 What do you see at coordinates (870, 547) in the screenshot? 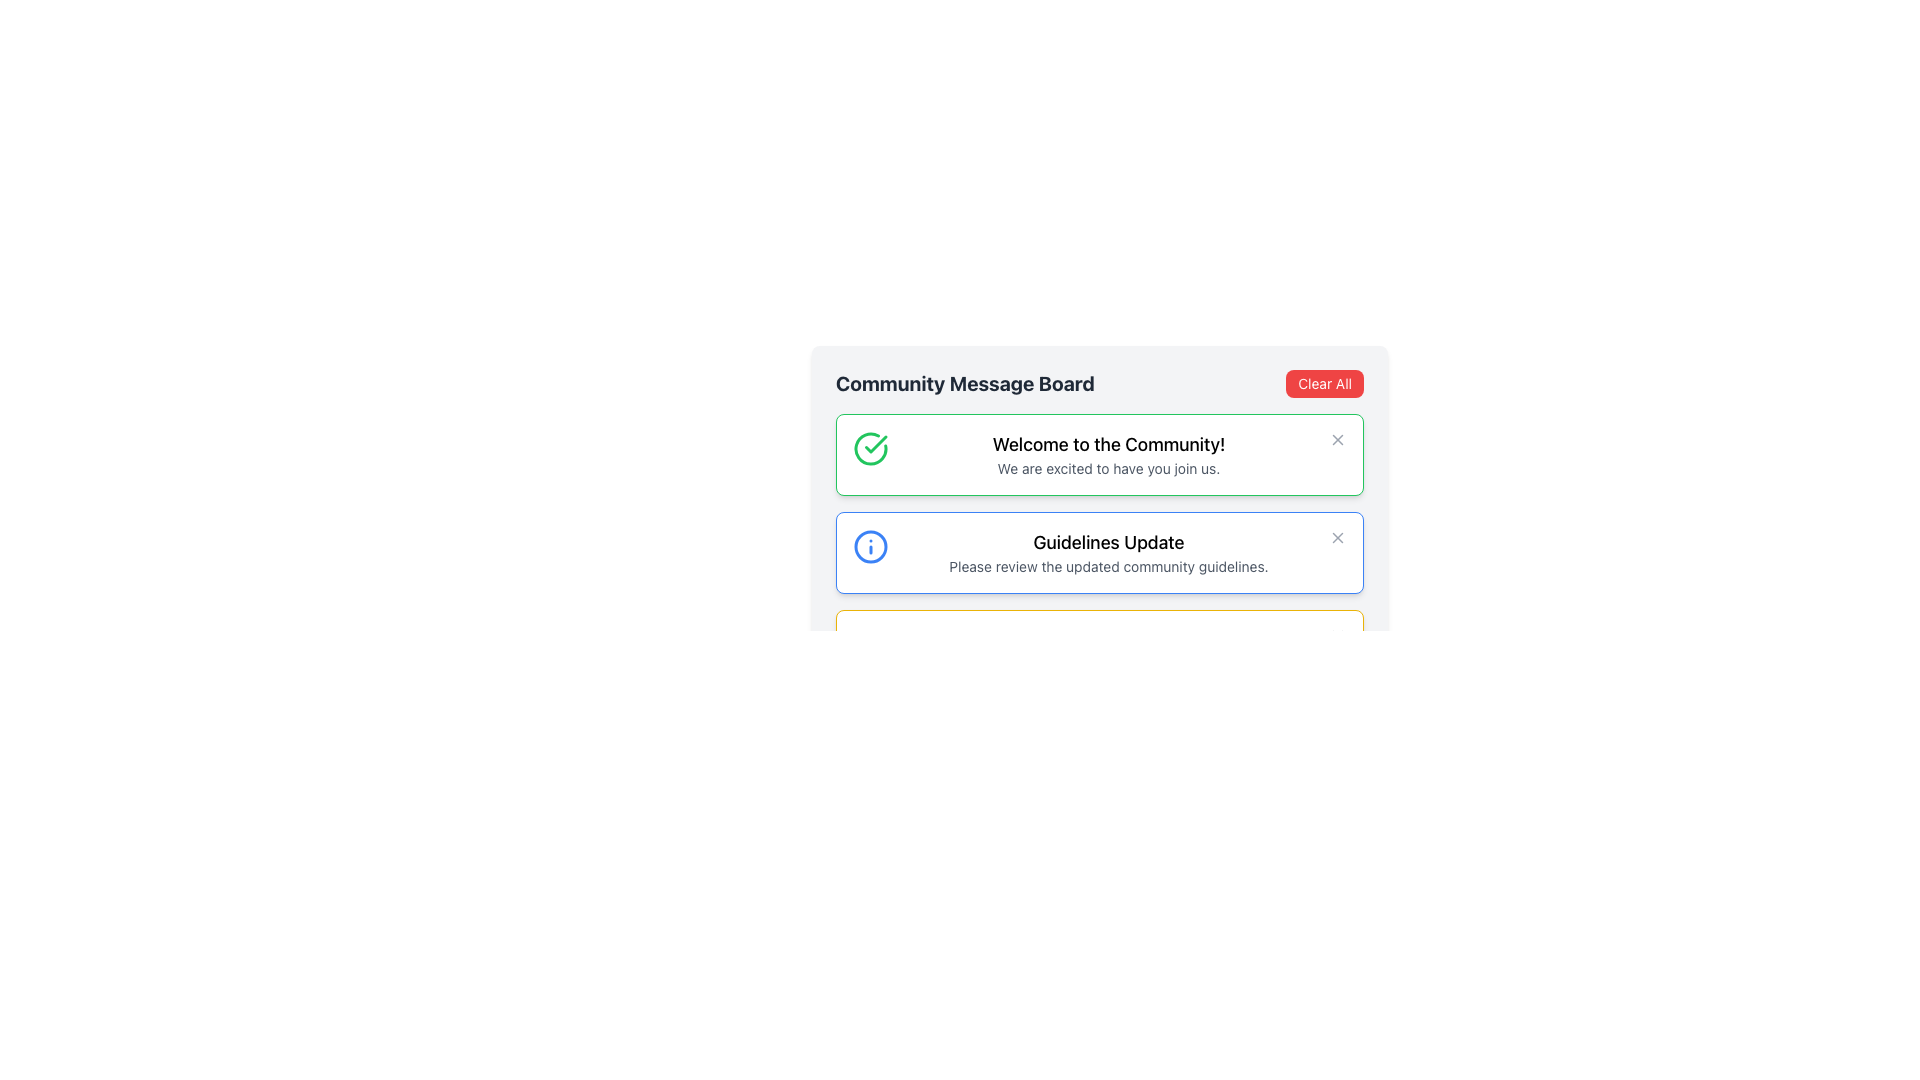
I see `the information icon that represents the message 'Guidelines Update', positioned to the left of the text 'Guidelines UpdatePlease review the updated community guidelines.'` at bounding box center [870, 547].